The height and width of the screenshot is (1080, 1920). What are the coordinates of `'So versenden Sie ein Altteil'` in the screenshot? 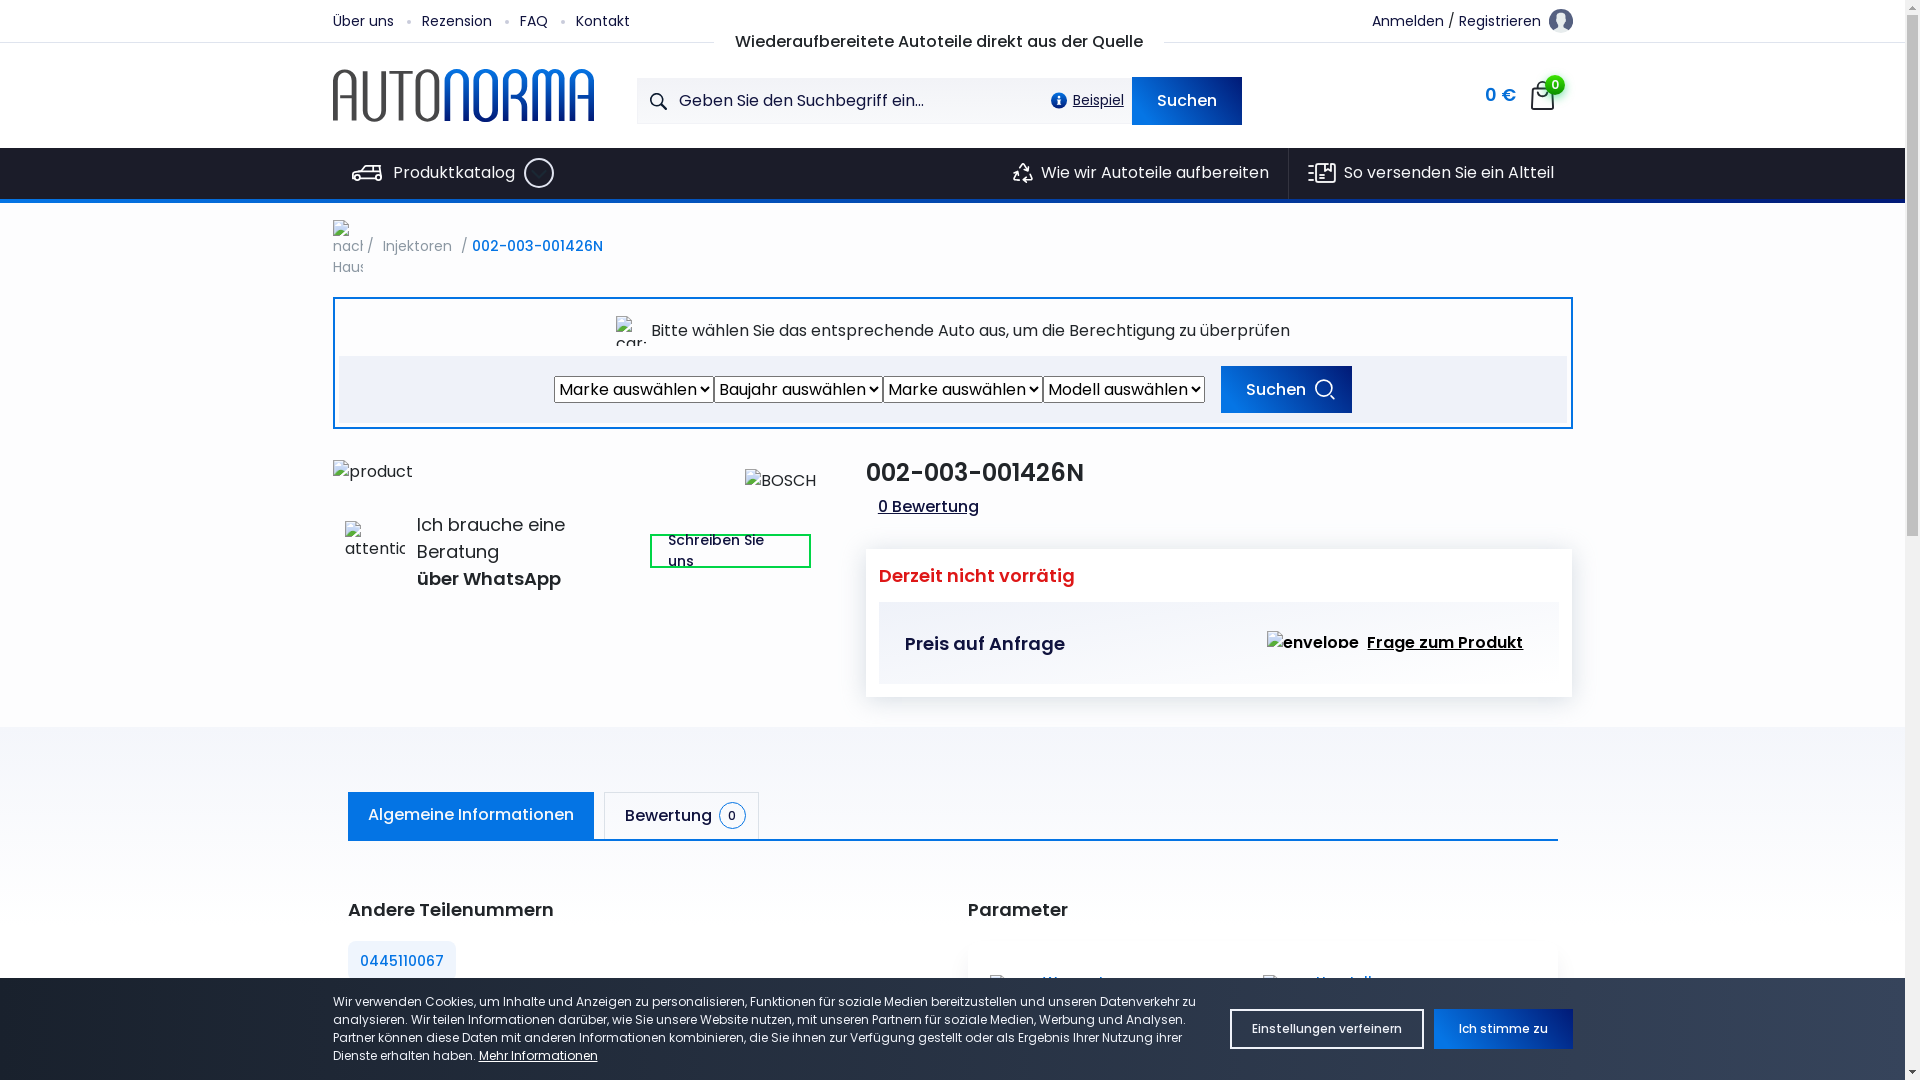 It's located at (1289, 172).